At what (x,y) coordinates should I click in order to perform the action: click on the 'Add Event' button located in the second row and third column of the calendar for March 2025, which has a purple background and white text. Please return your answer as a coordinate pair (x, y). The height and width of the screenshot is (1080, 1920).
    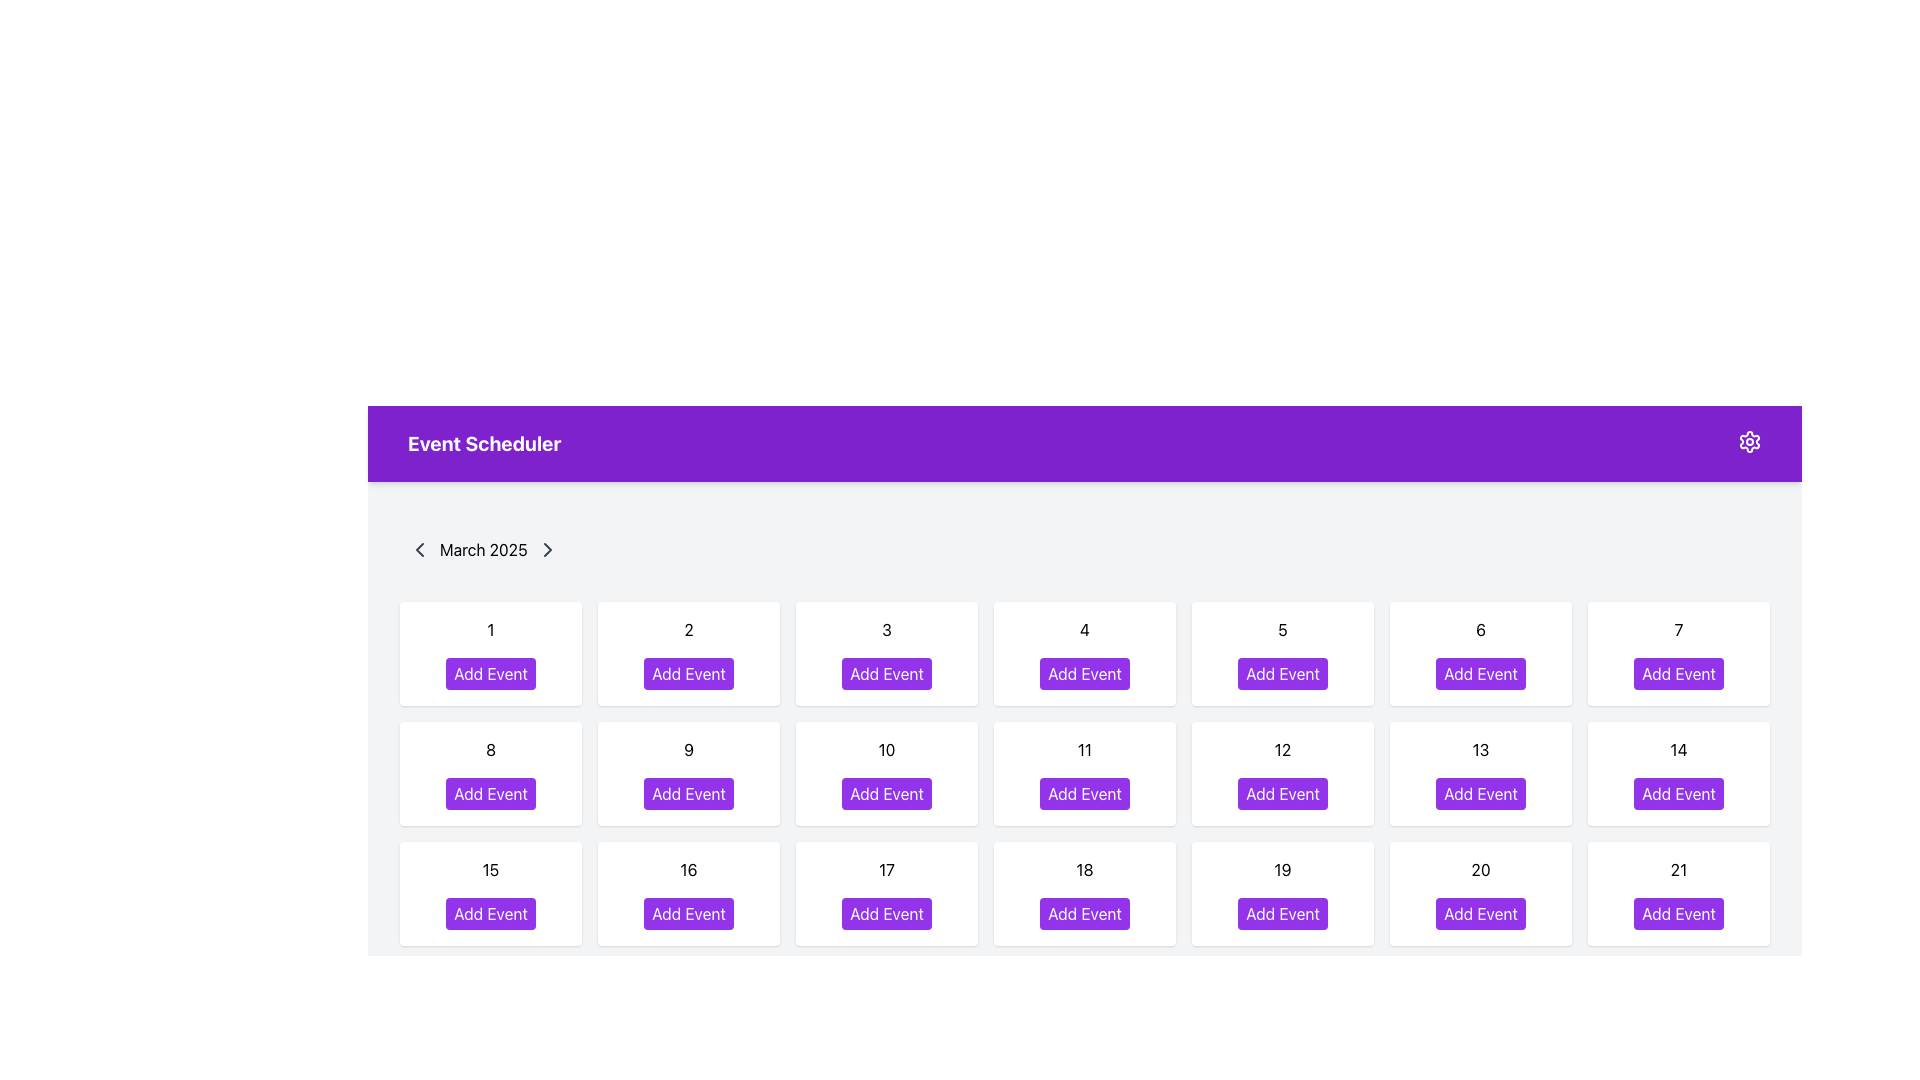
    Looking at the image, I should click on (886, 914).